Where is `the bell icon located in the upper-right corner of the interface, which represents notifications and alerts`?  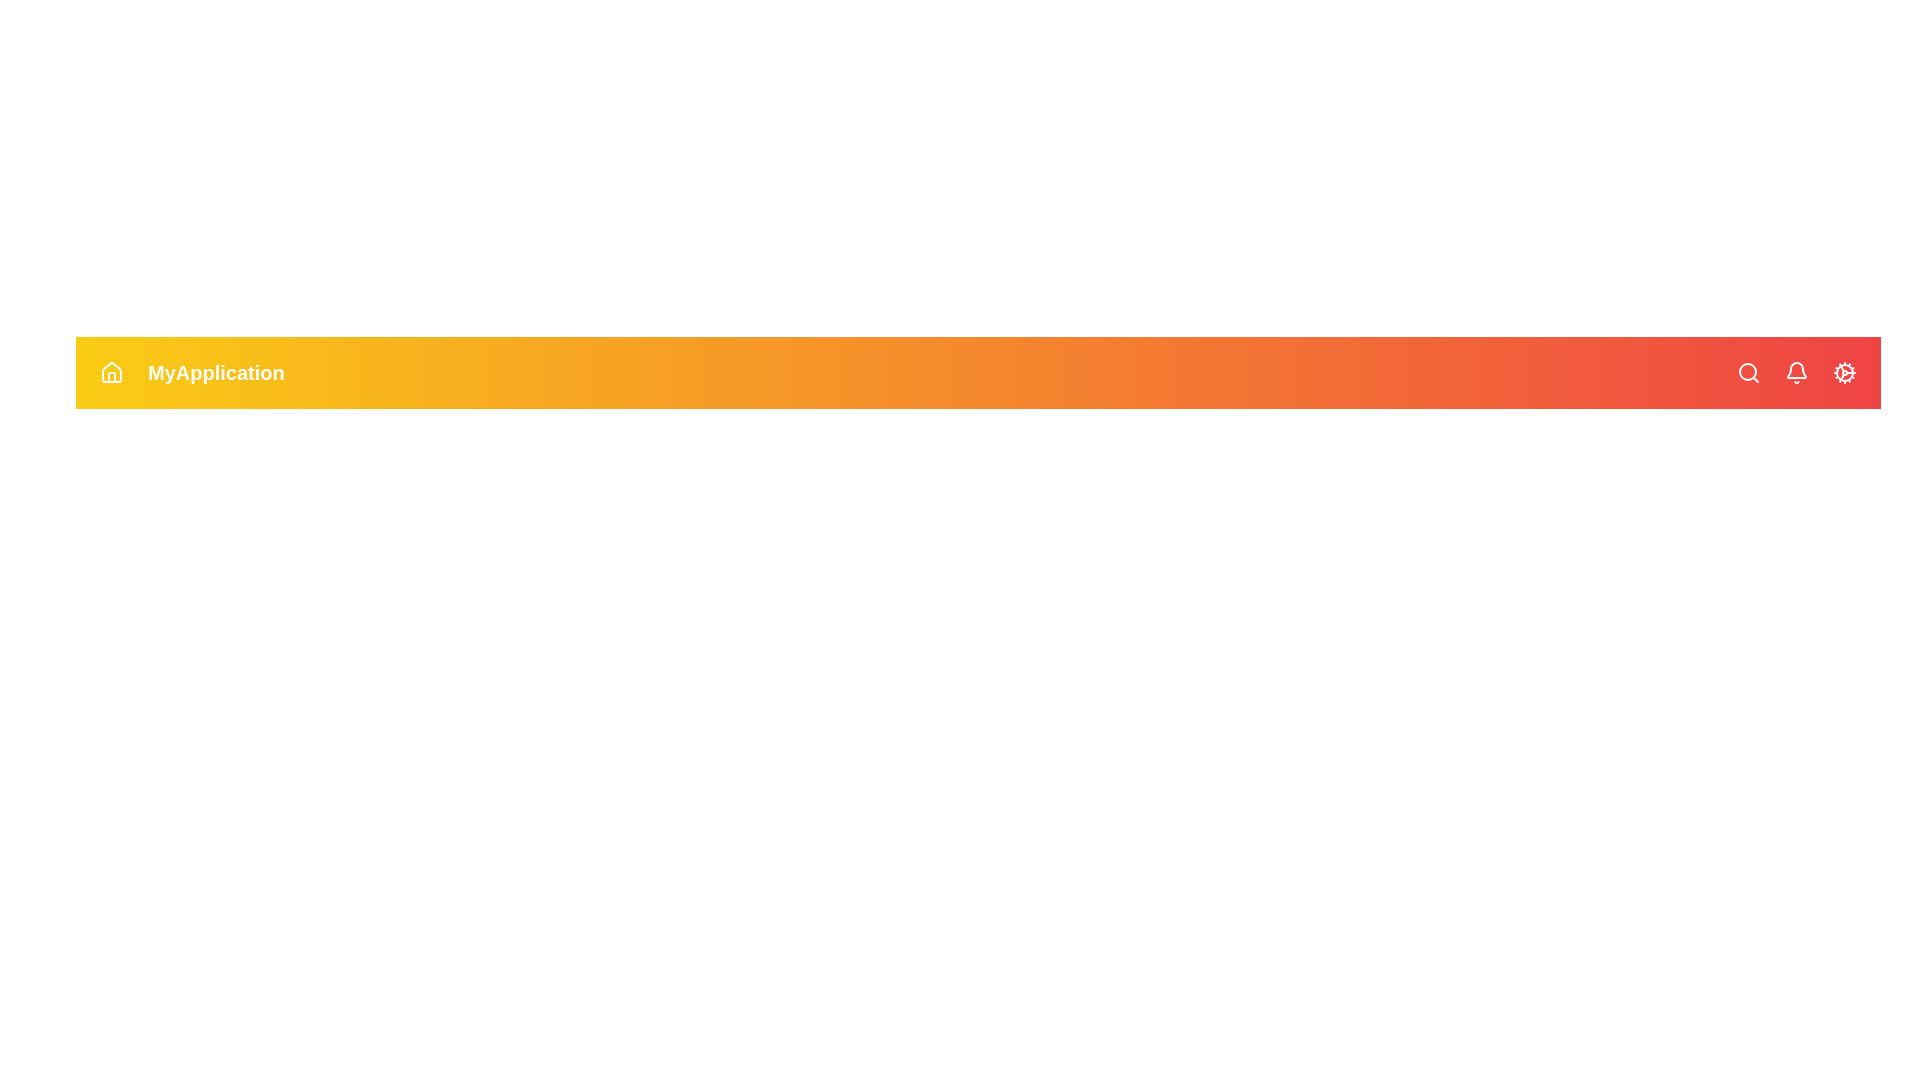 the bell icon located in the upper-right corner of the interface, which represents notifications and alerts is located at coordinates (1796, 370).